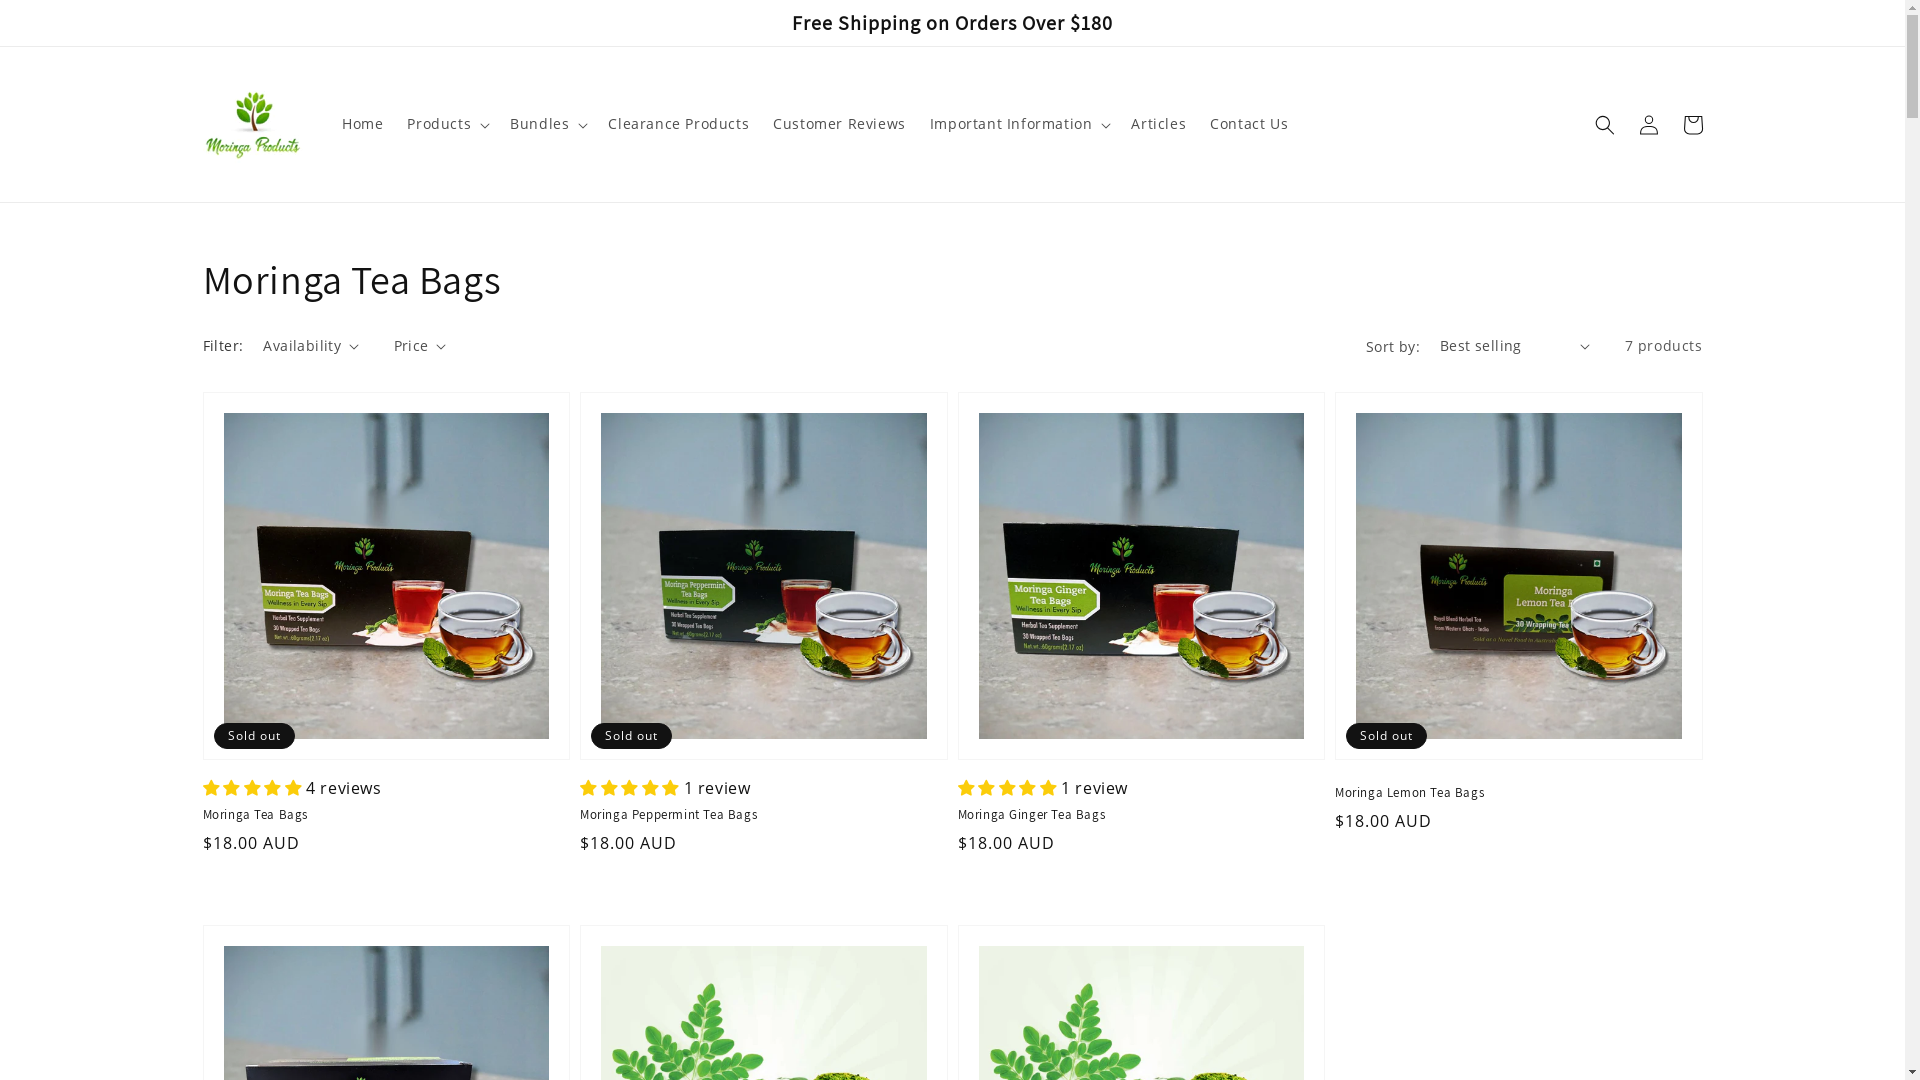 The width and height of the screenshot is (1920, 1080). I want to click on 'Cart', so click(1670, 123).